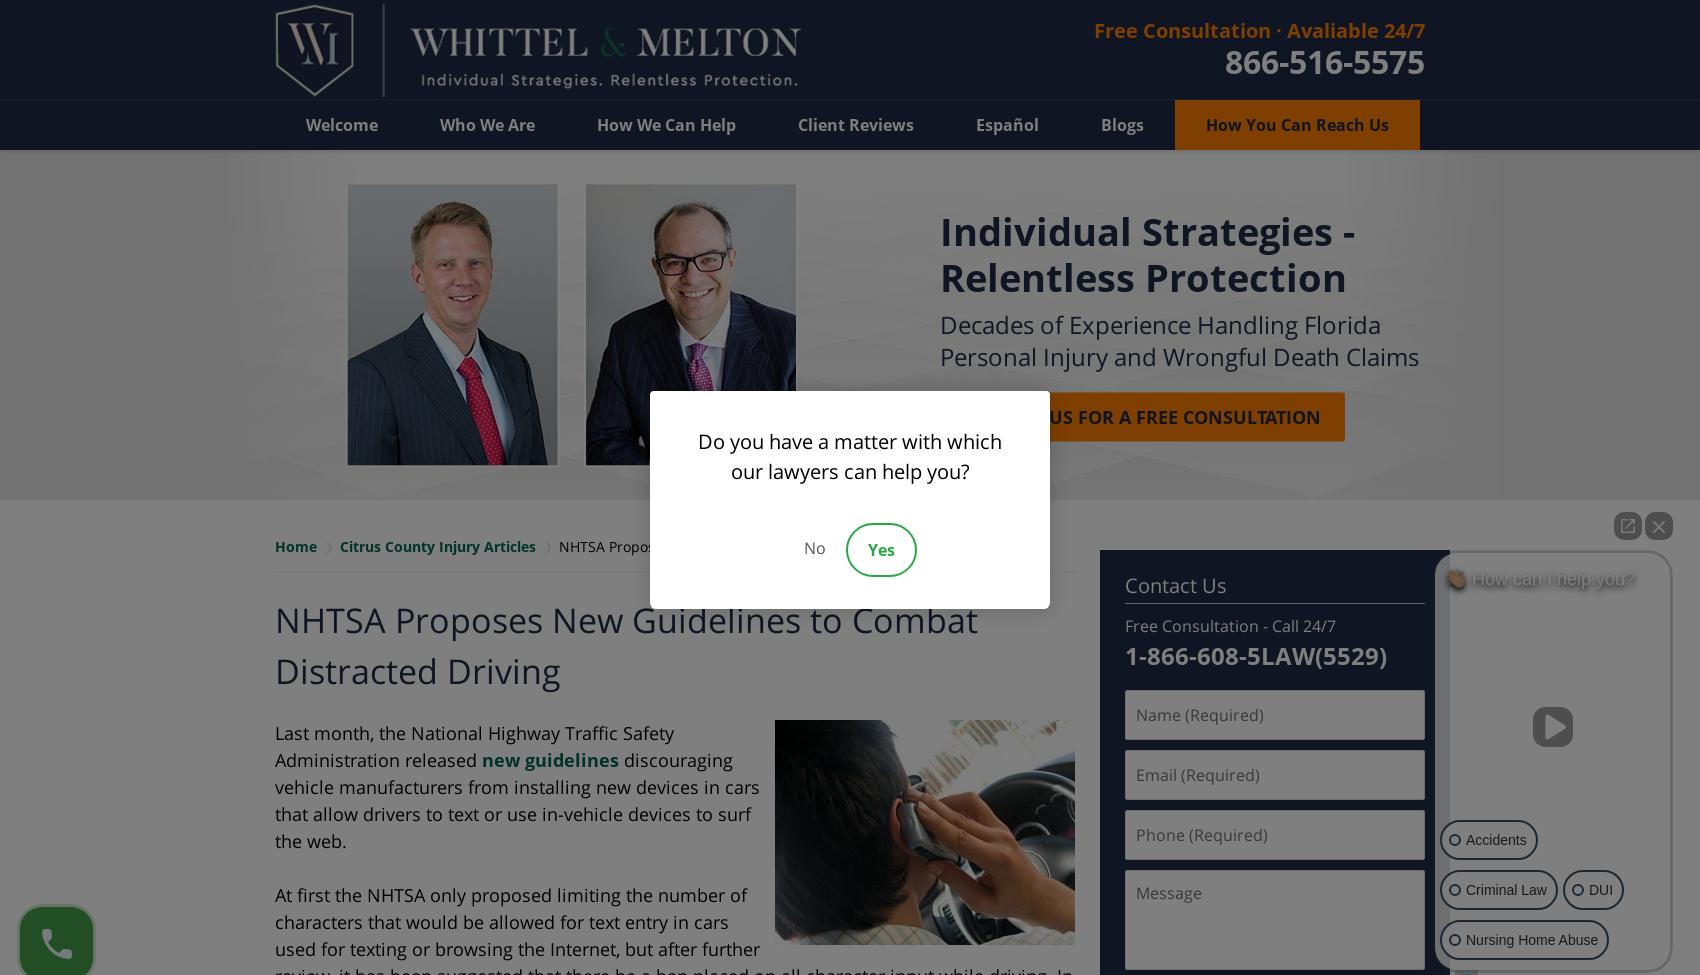 The width and height of the screenshot is (1700, 975). Describe the element at coordinates (1540, 577) in the screenshot. I see `'👋🏼 How can I help you?'` at that location.